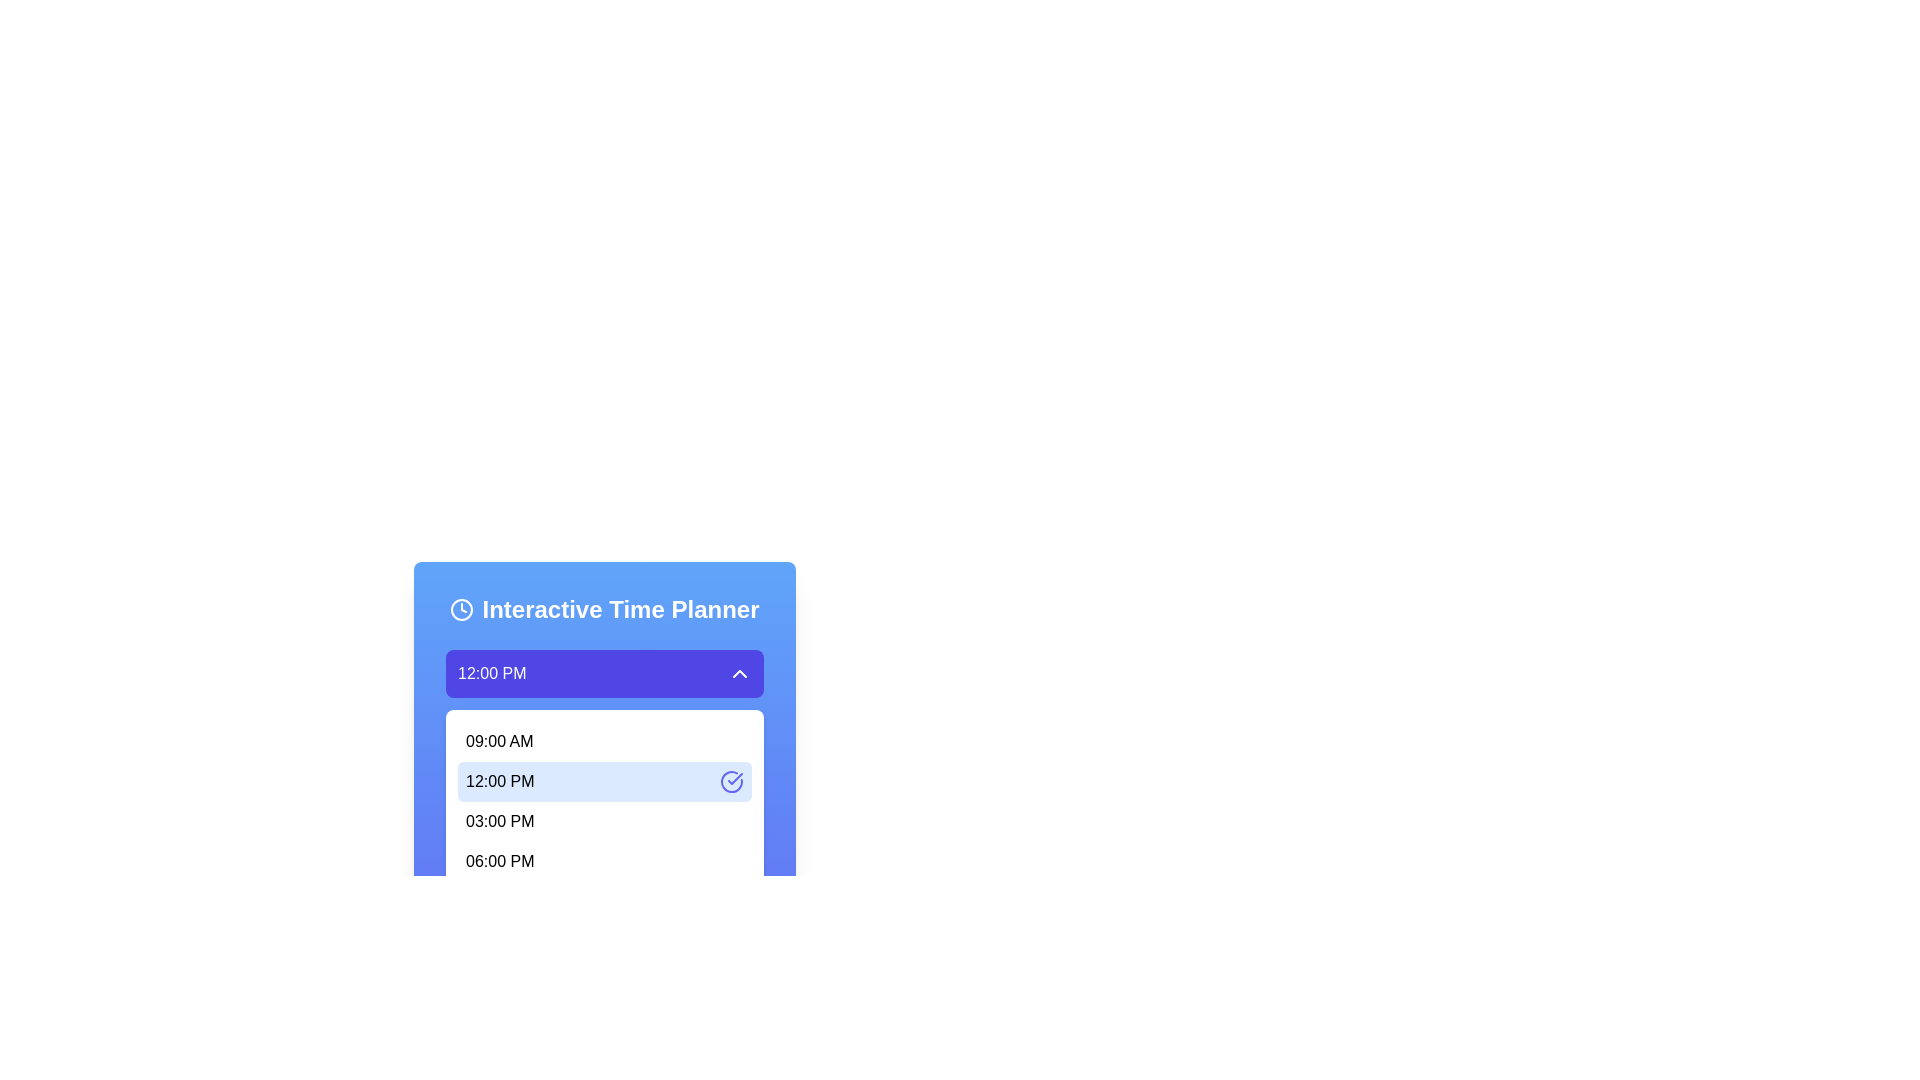 This screenshot has width=1920, height=1080. Describe the element at coordinates (603, 608) in the screenshot. I see `the header text 'Interactive Time Planner' with the accompanying clock icon, which is prominently displayed at the top of the content in a card-like layout` at that location.